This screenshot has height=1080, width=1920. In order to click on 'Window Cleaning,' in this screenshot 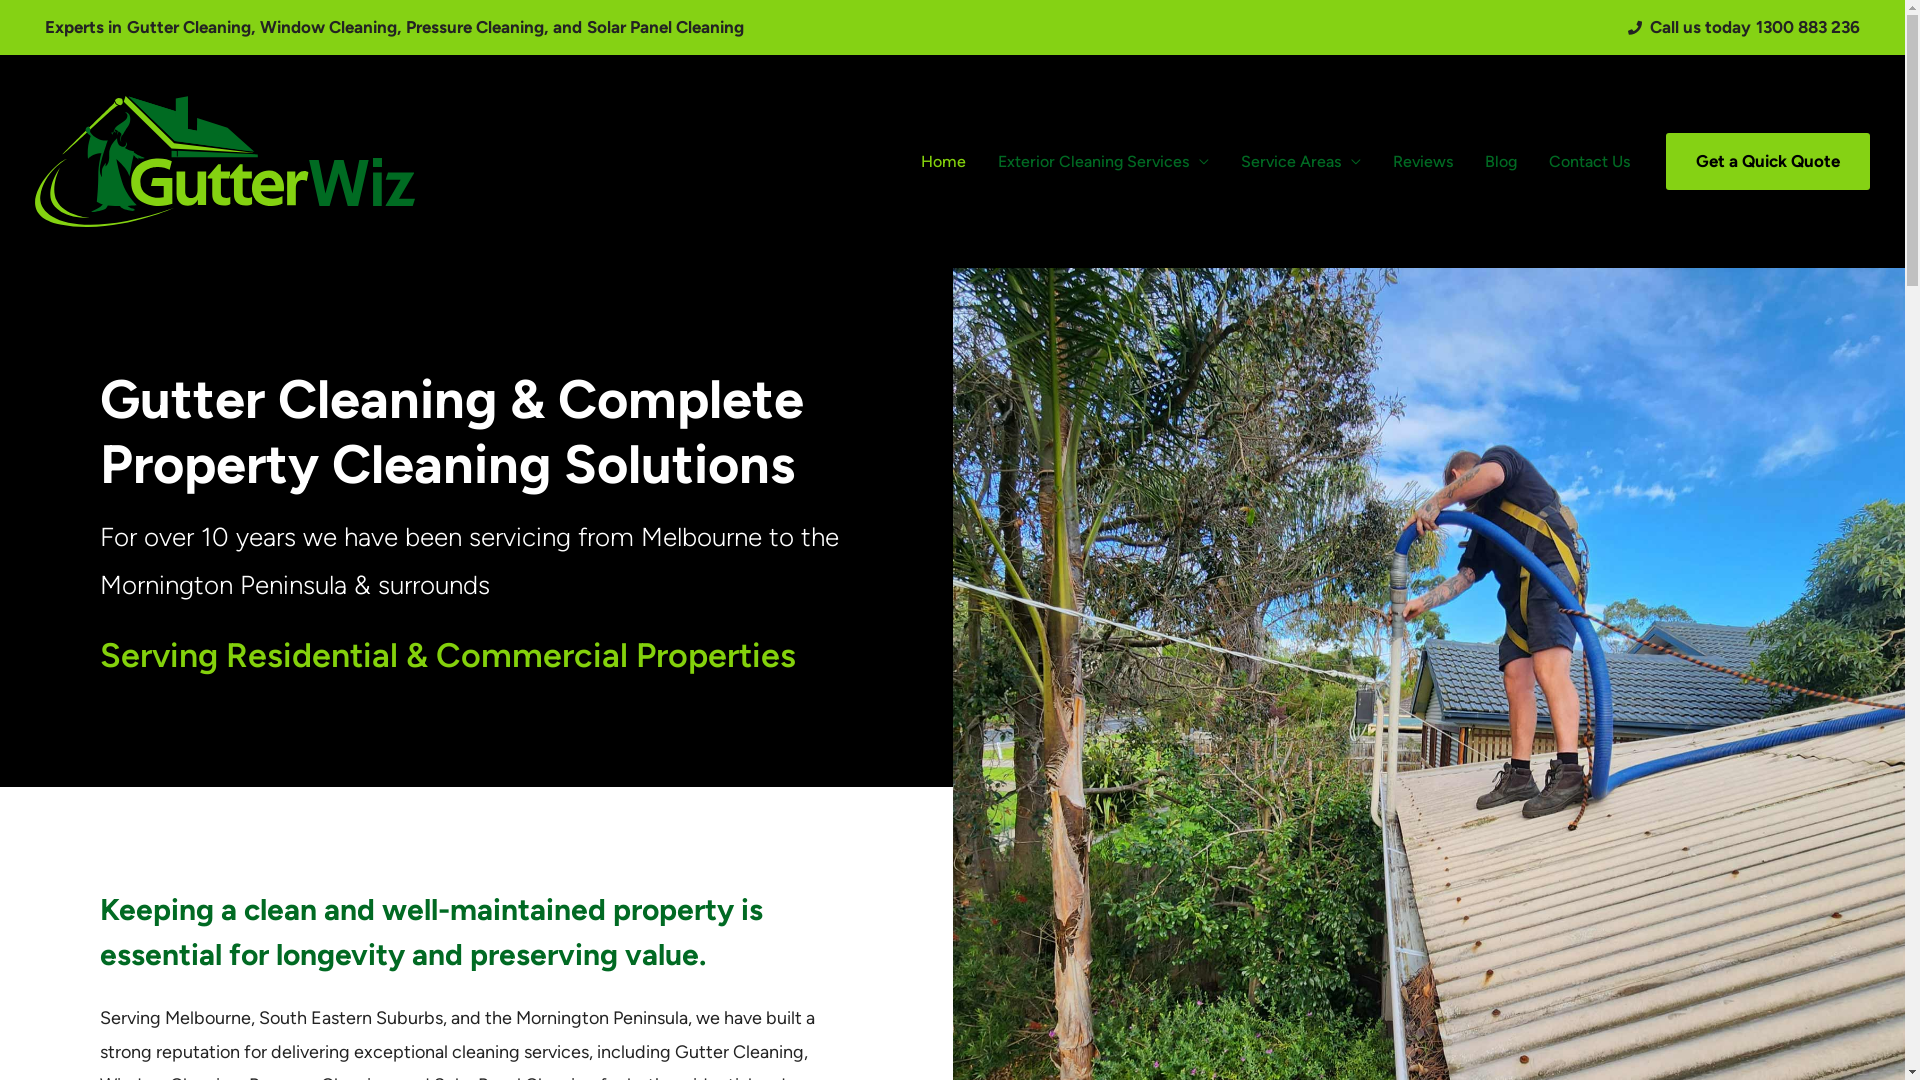, I will do `click(330, 27)`.